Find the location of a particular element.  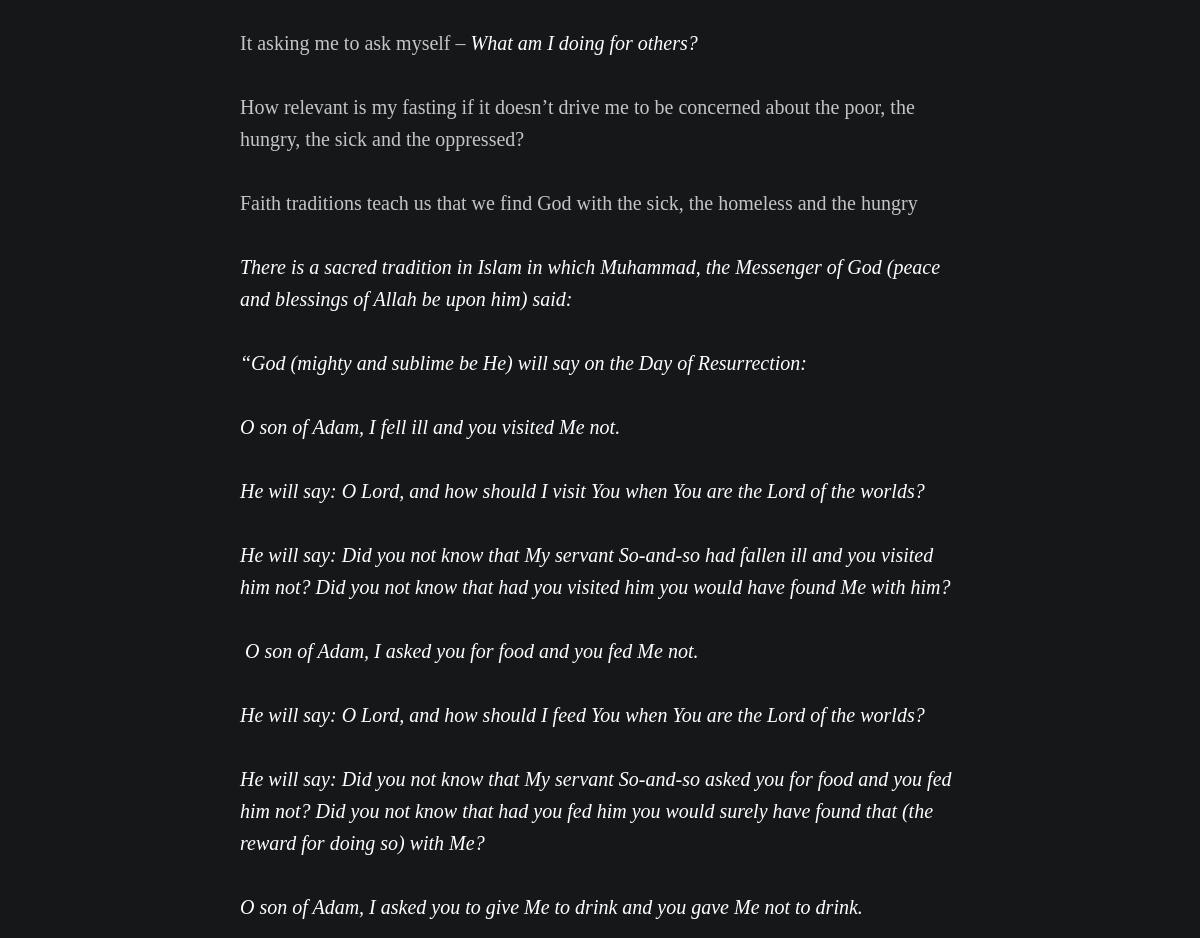

'He will say: Did you not know that My servant So-and-so asked you for food and you fed him not? Did you not know that had you fed him you would surely have found that (the reward for doing so) with Me?' is located at coordinates (594, 810).